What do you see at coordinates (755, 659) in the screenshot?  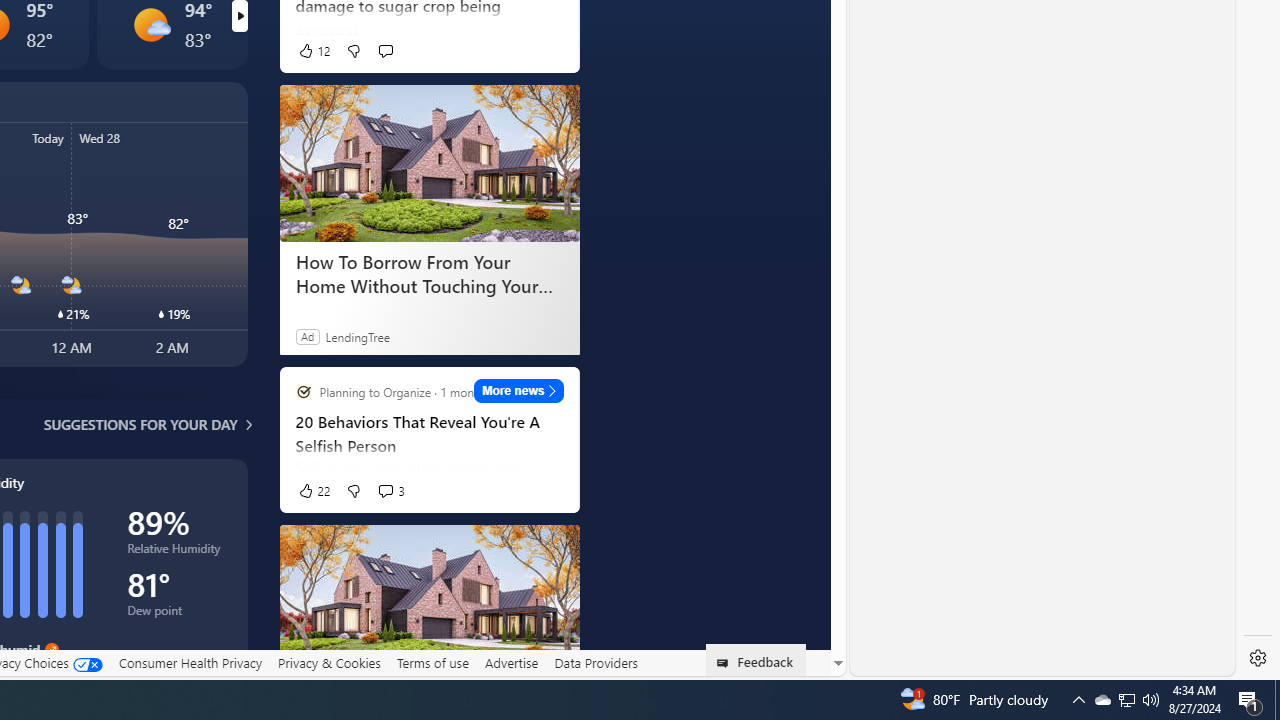 I see `'Feedback'` at bounding box center [755, 659].